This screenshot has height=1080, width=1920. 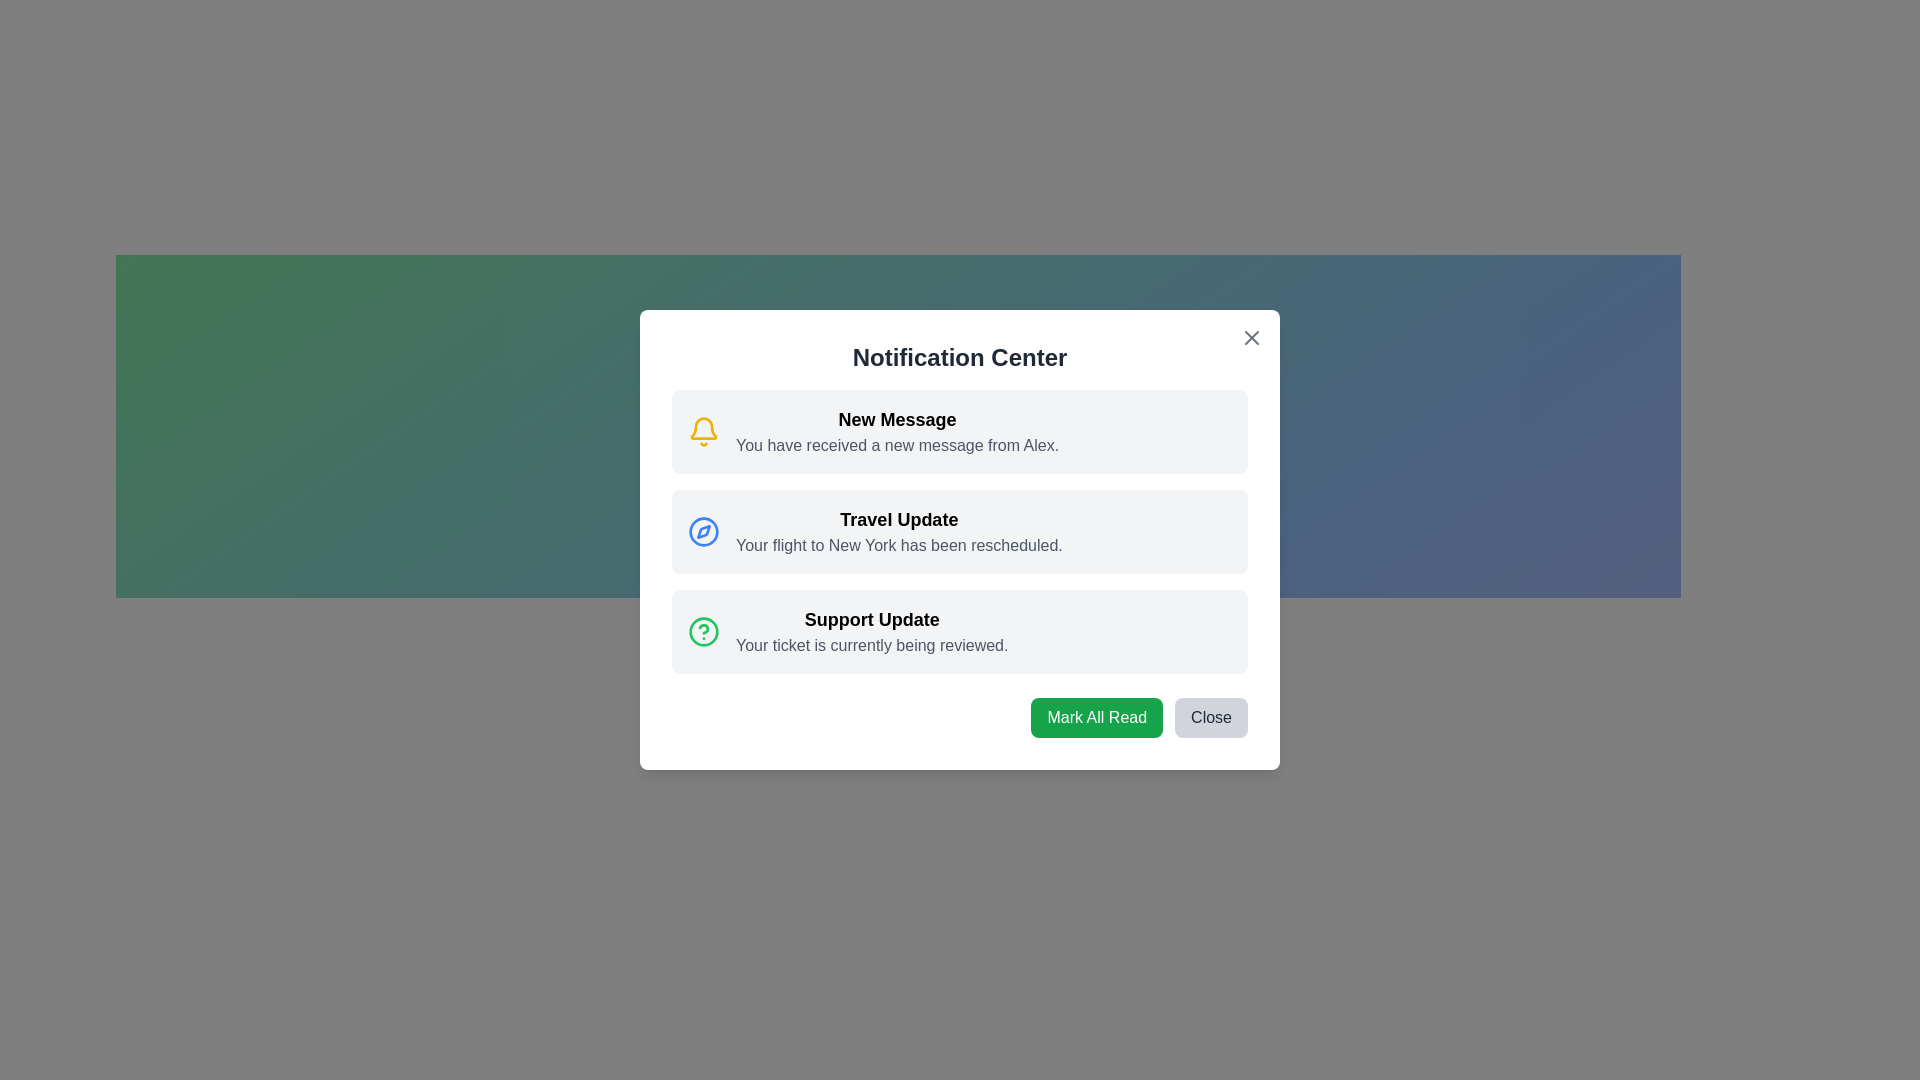 What do you see at coordinates (704, 632) in the screenshot?
I see `the green circular Decorative icon with a question mark symbol located to the far left within the third informational section below the 'Support Update' title` at bounding box center [704, 632].